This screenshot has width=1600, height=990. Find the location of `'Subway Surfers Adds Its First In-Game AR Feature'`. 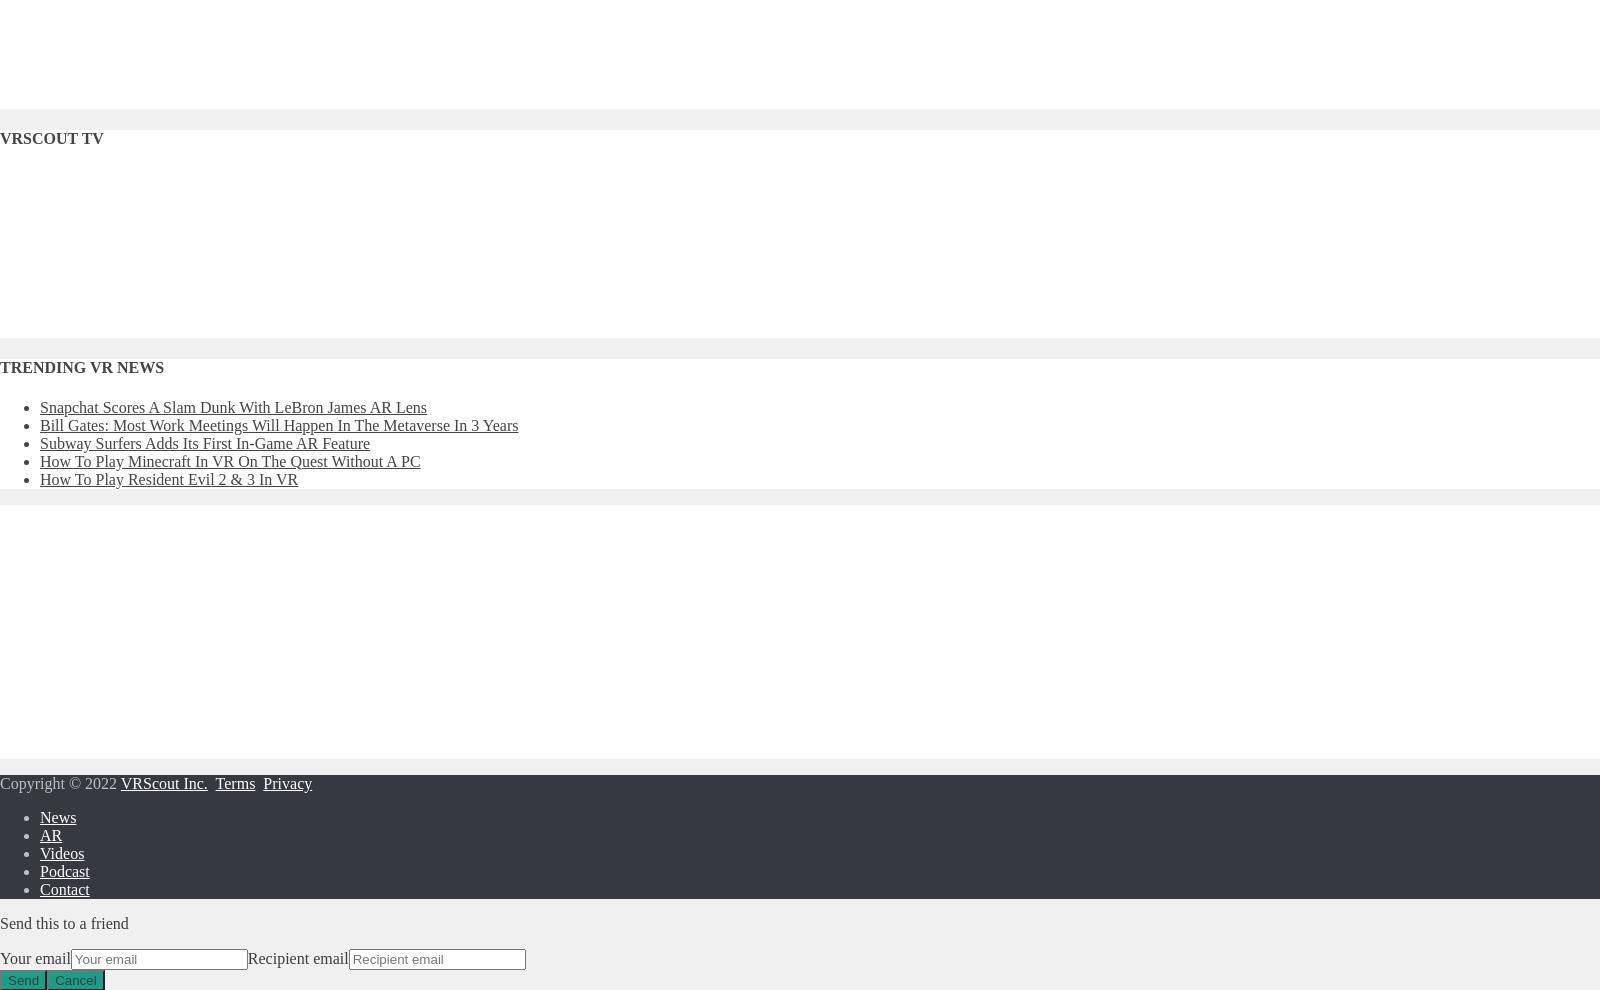

'Subway Surfers Adds Its First In-Game AR Feature' is located at coordinates (204, 441).